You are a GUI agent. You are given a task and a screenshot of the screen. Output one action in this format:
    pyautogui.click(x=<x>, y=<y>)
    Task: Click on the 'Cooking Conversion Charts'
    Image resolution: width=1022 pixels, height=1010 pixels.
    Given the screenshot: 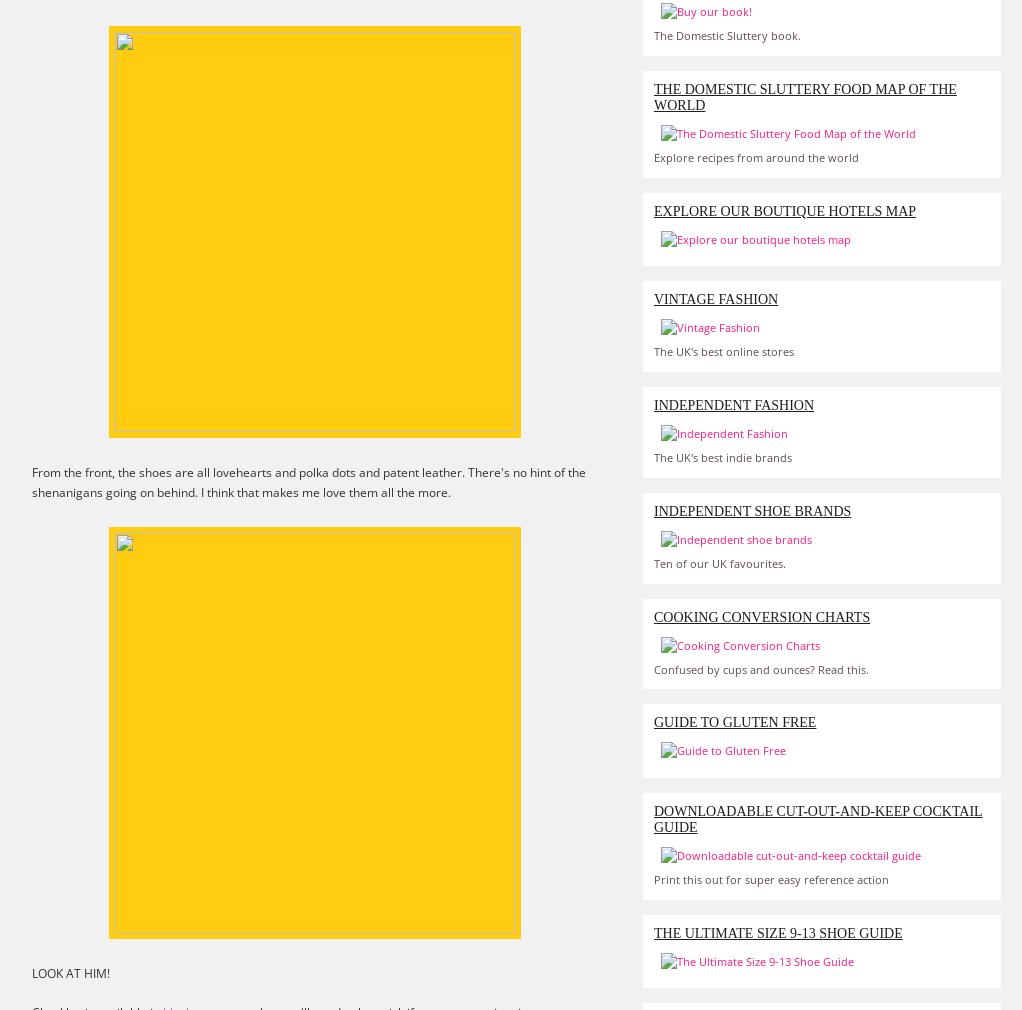 What is the action you would take?
    pyautogui.click(x=761, y=615)
    